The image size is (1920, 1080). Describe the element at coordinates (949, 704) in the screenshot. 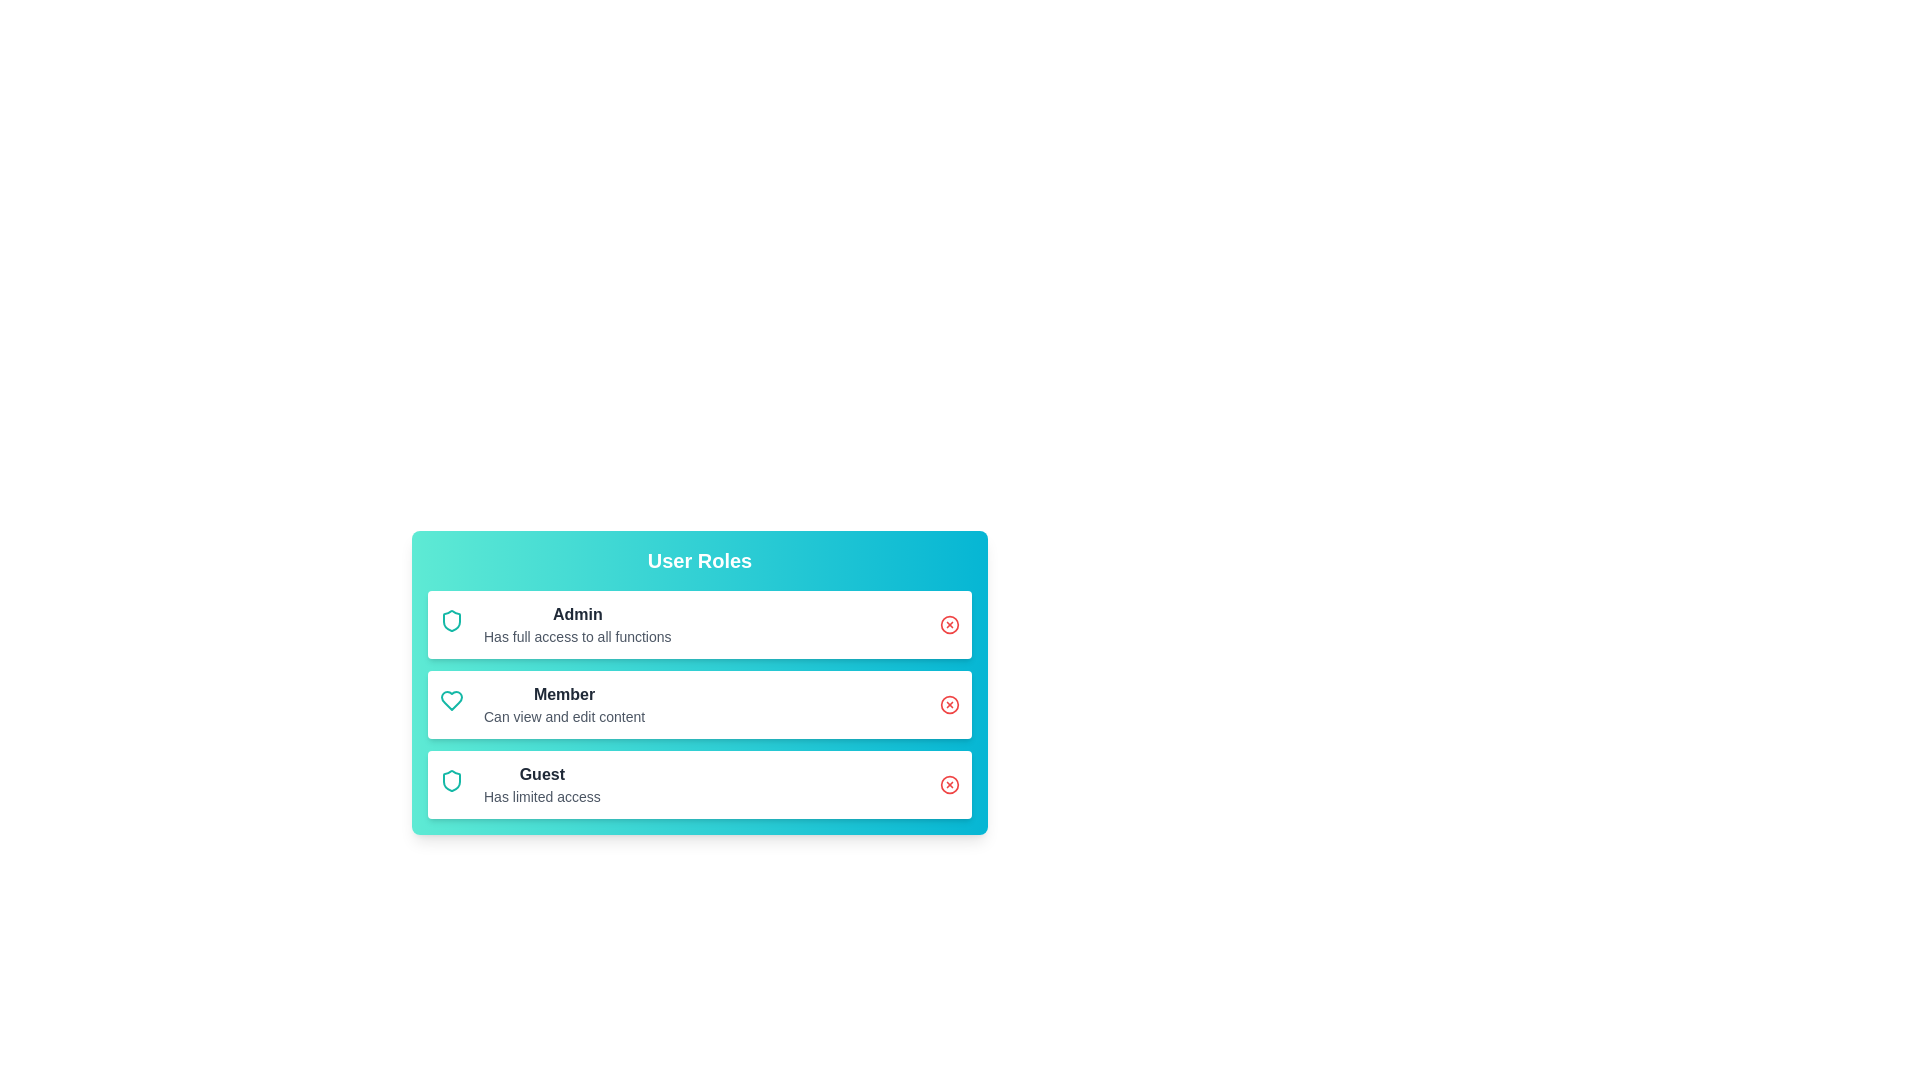

I see `the remove button for the role Member to delete it` at that location.